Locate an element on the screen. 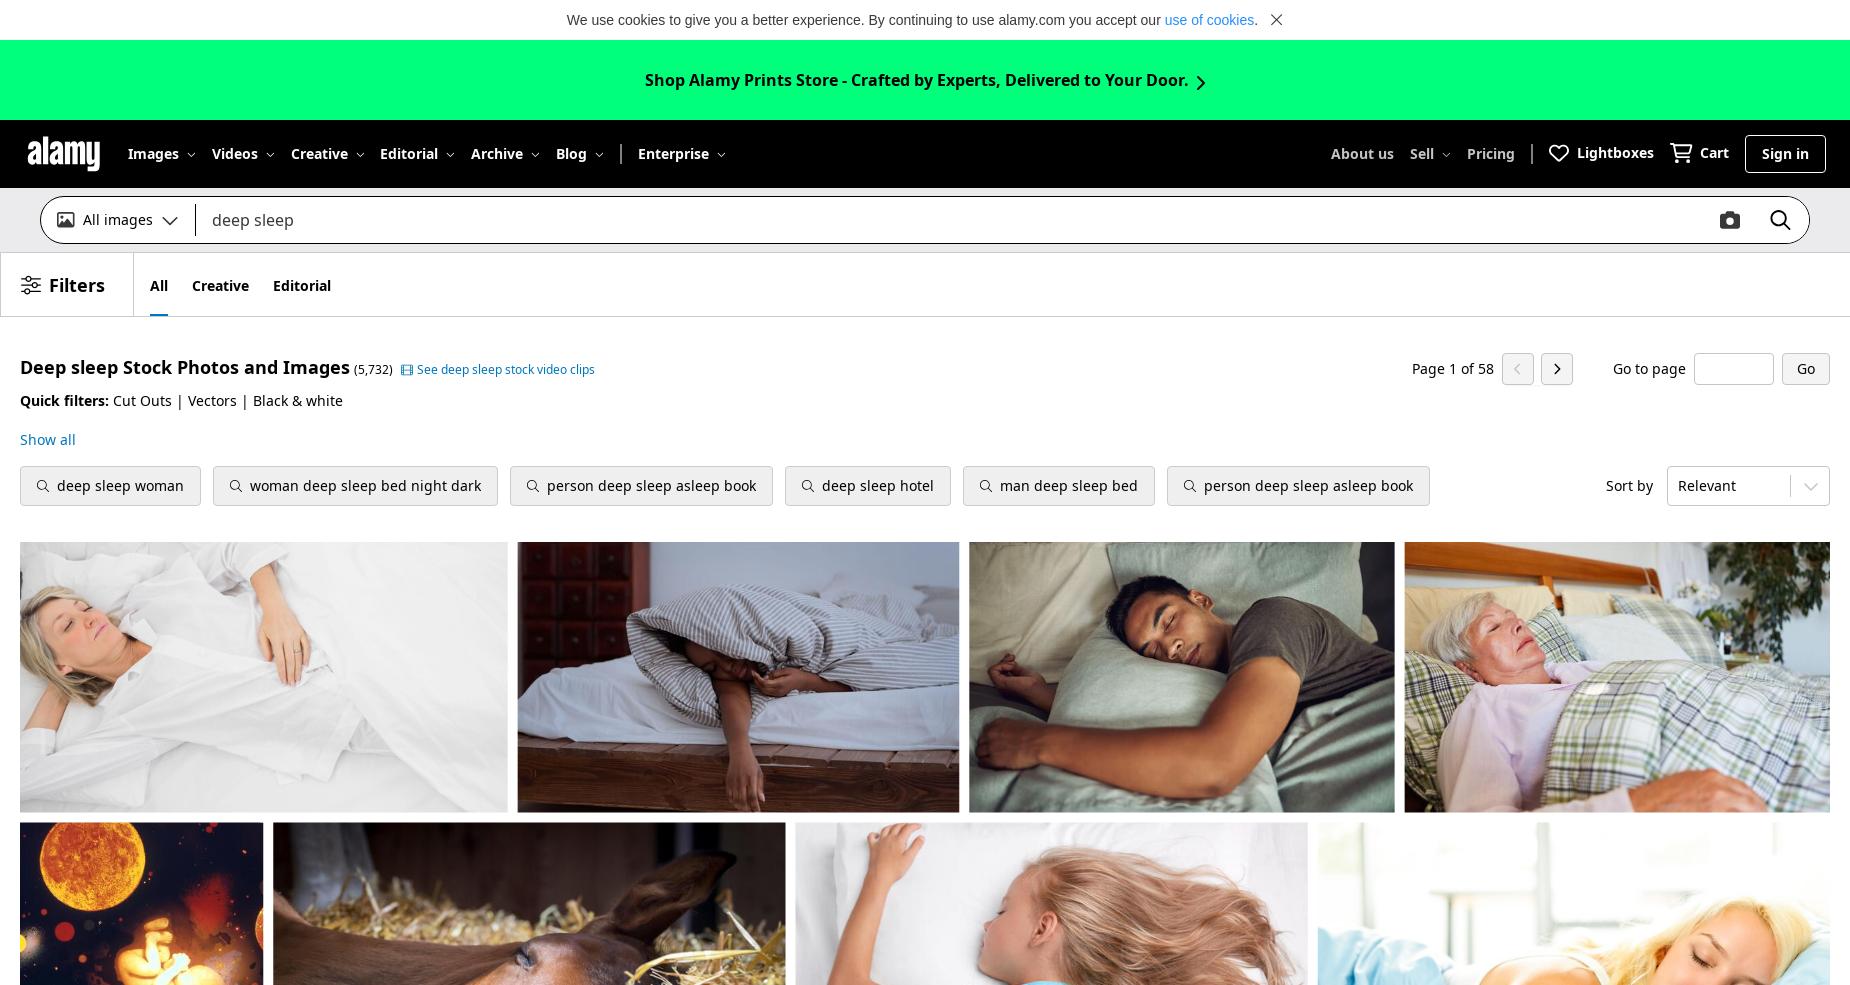  'deep sleep hotel' is located at coordinates (821, 484).